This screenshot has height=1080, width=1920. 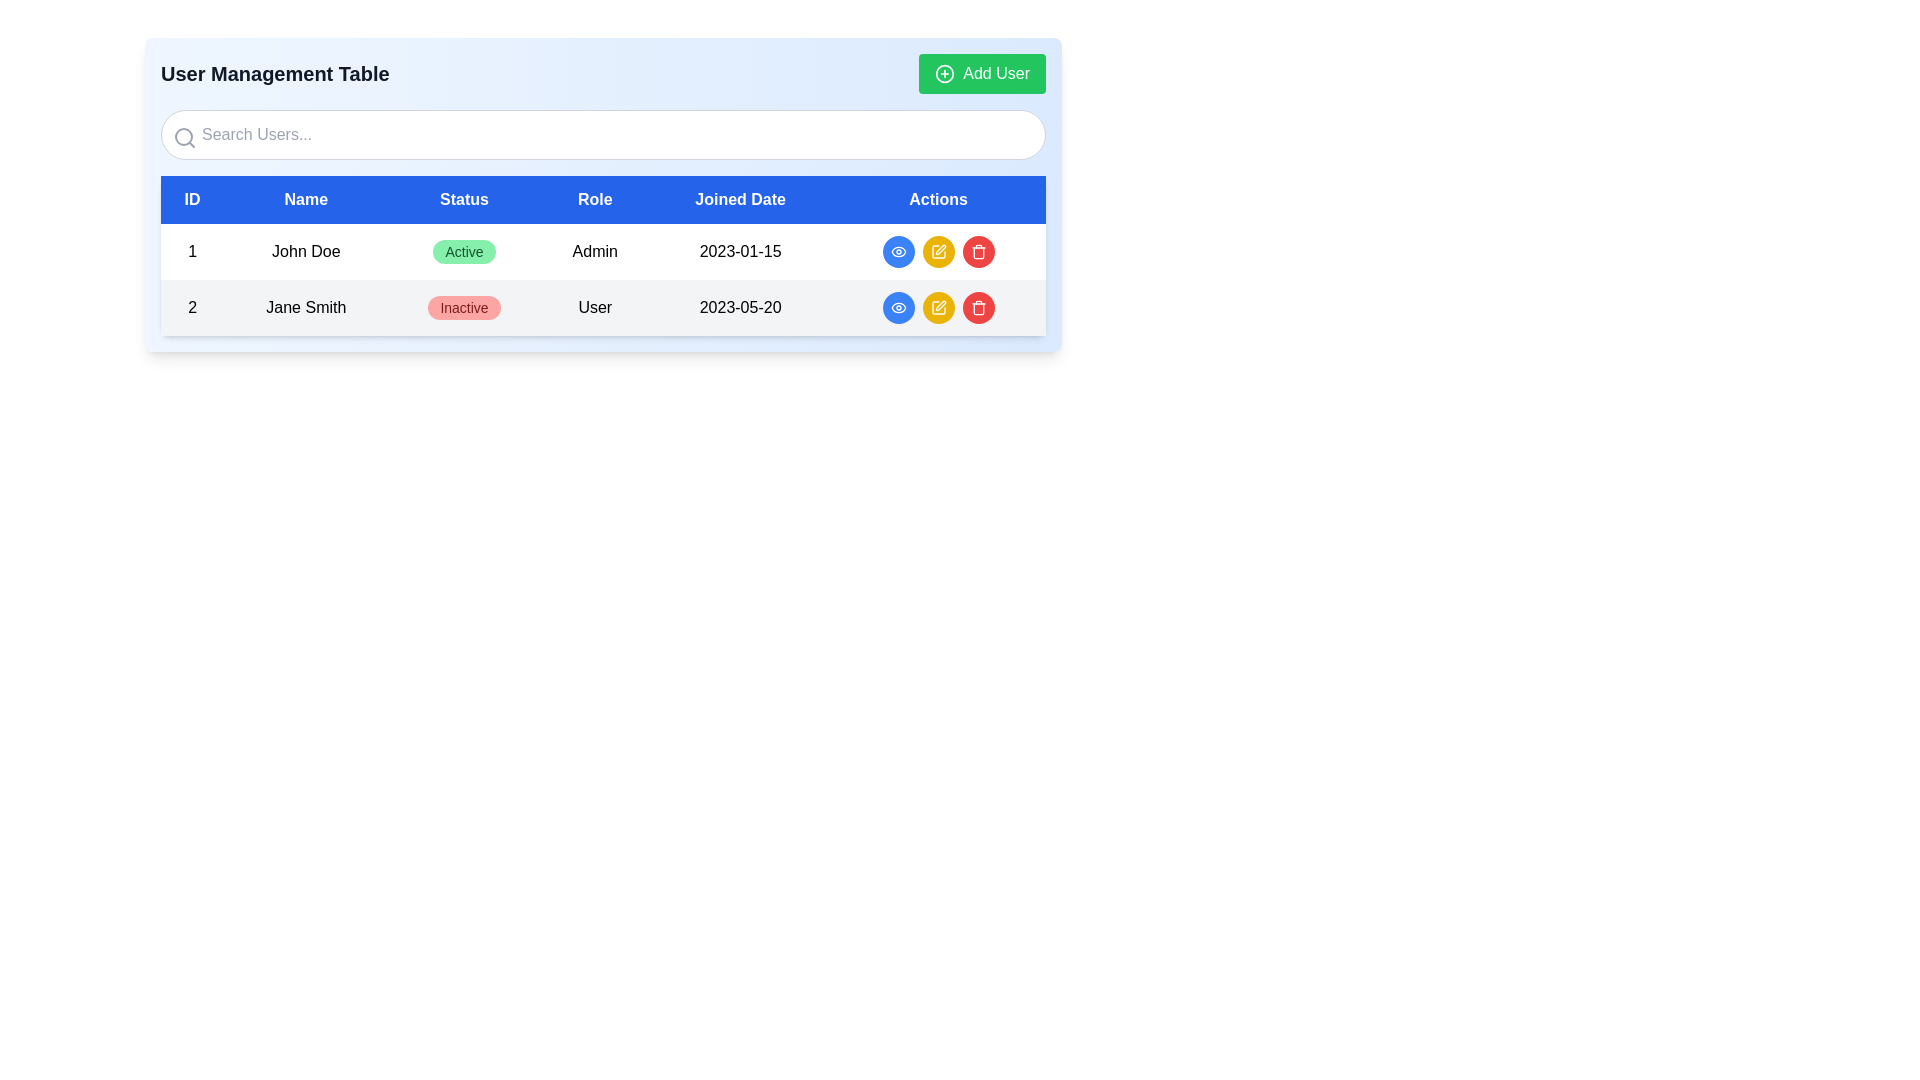 What do you see at coordinates (305, 200) in the screenshot?
I see `the 'Name' column header label, which is the second column in a horizontal row of headers positioned between 'ID' and 'Status' in the data table` at bounding box center [305, 200].